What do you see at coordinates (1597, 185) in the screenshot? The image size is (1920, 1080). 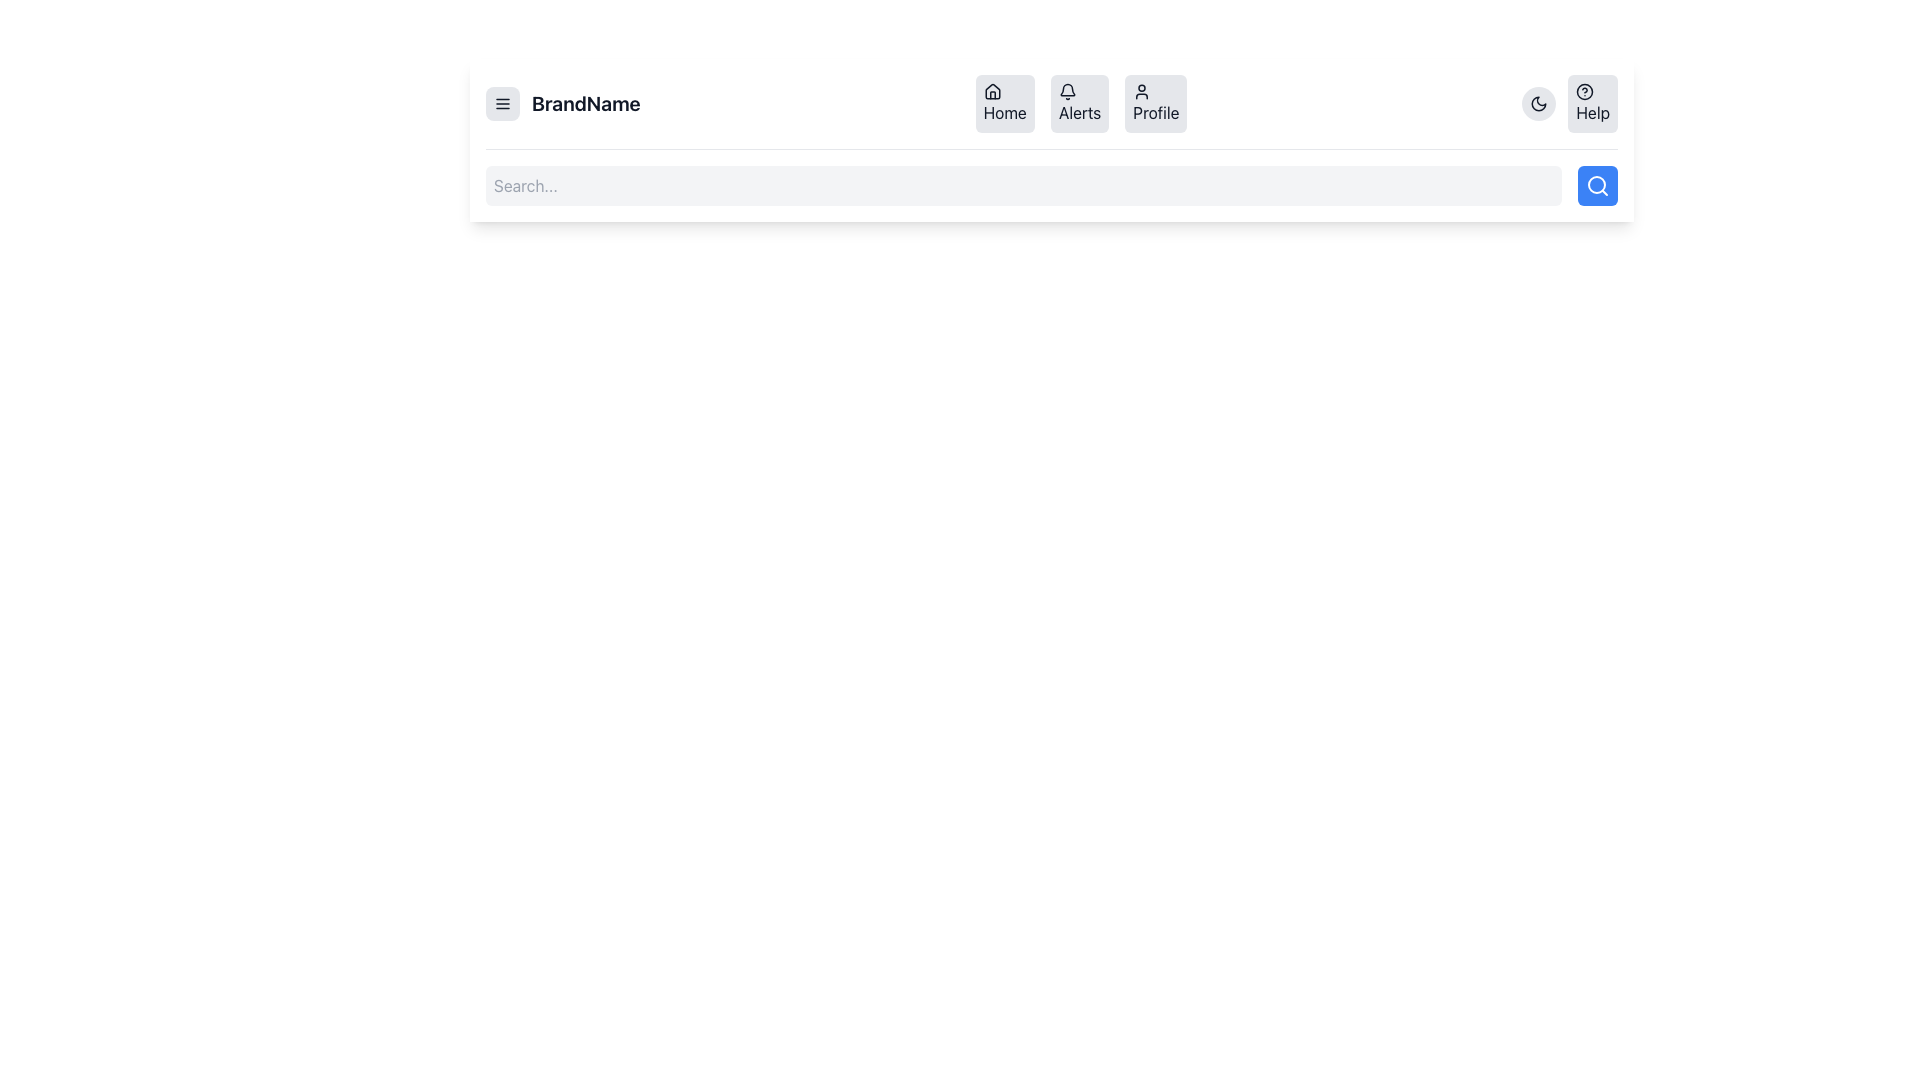 I see `the small rounded rectangular button with a blue background and a white magnifying glass icon` at bounding box center [1597, 185].